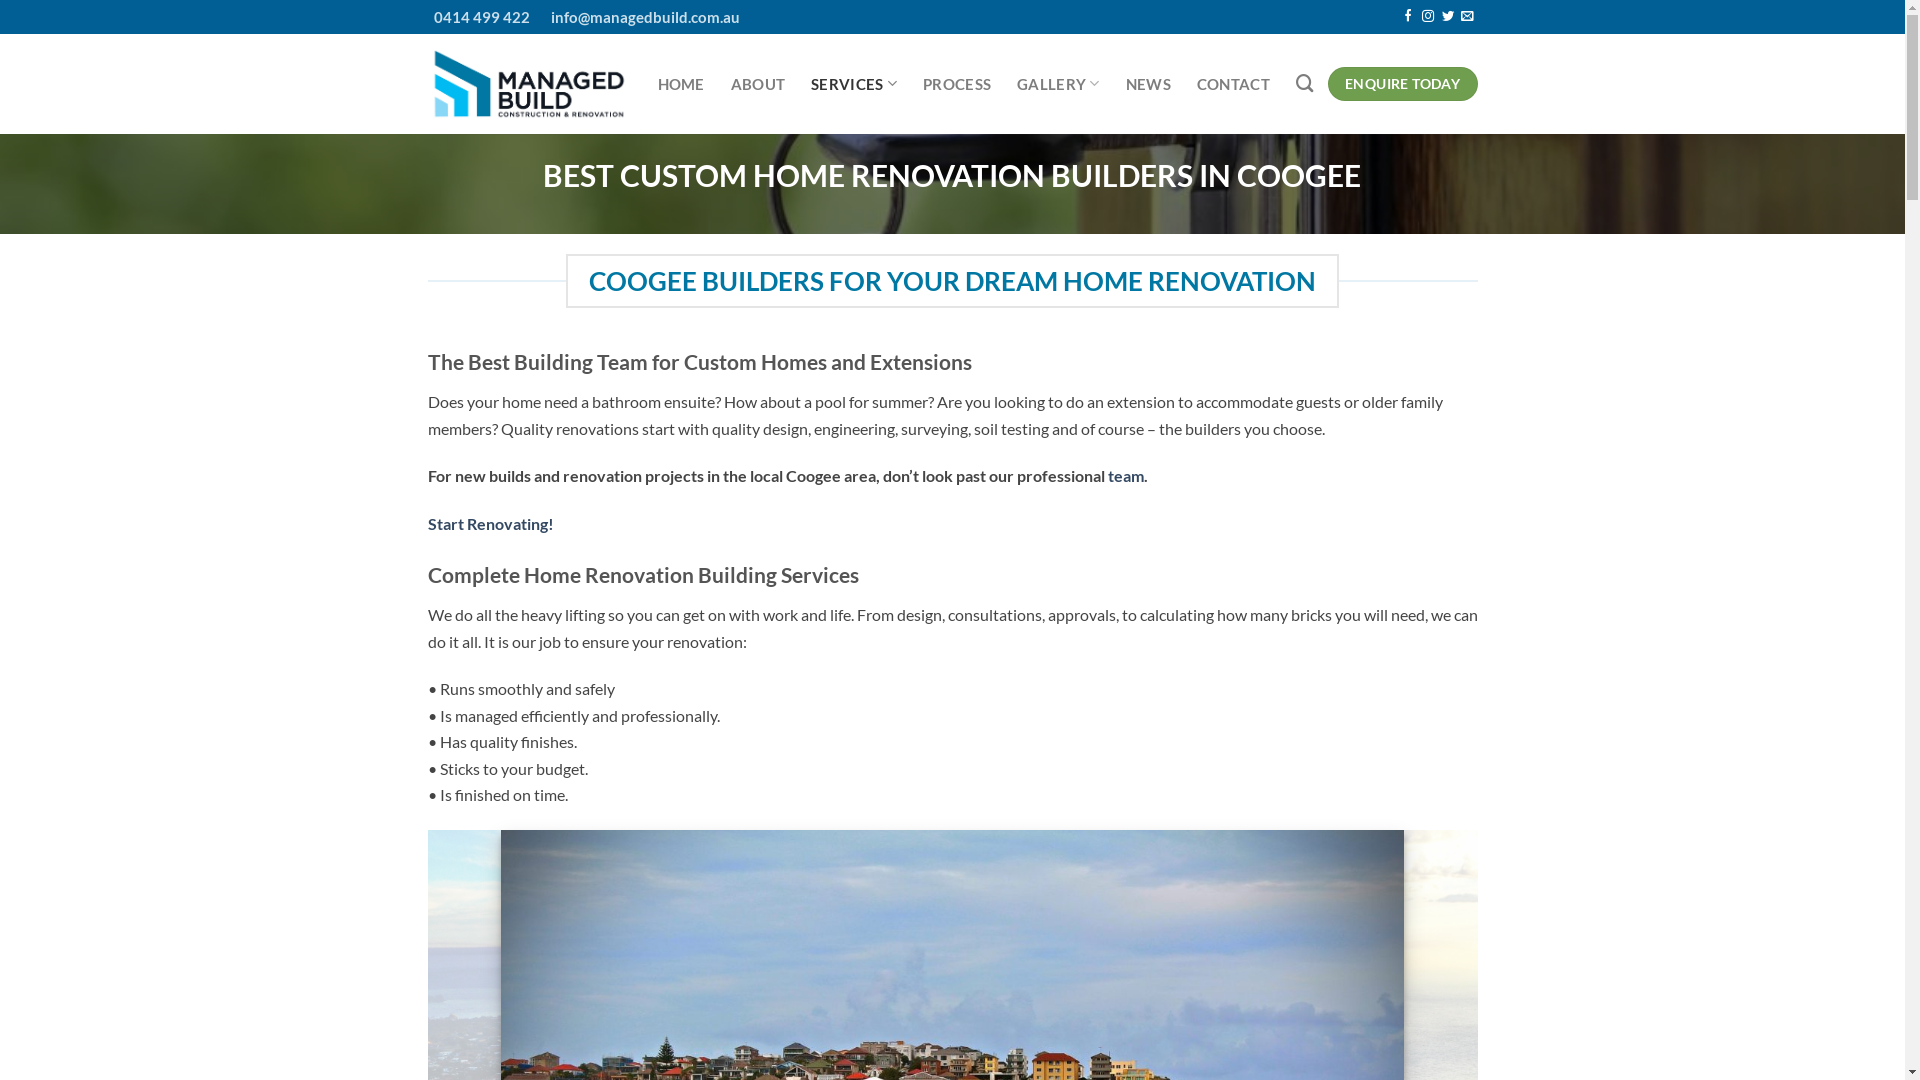 This screenshot has width=1920, height=1080. What do you see at coordinates (478, 16) in the screenshot?
I see `'  0414 499 422'` at bounding box center [478, 16].